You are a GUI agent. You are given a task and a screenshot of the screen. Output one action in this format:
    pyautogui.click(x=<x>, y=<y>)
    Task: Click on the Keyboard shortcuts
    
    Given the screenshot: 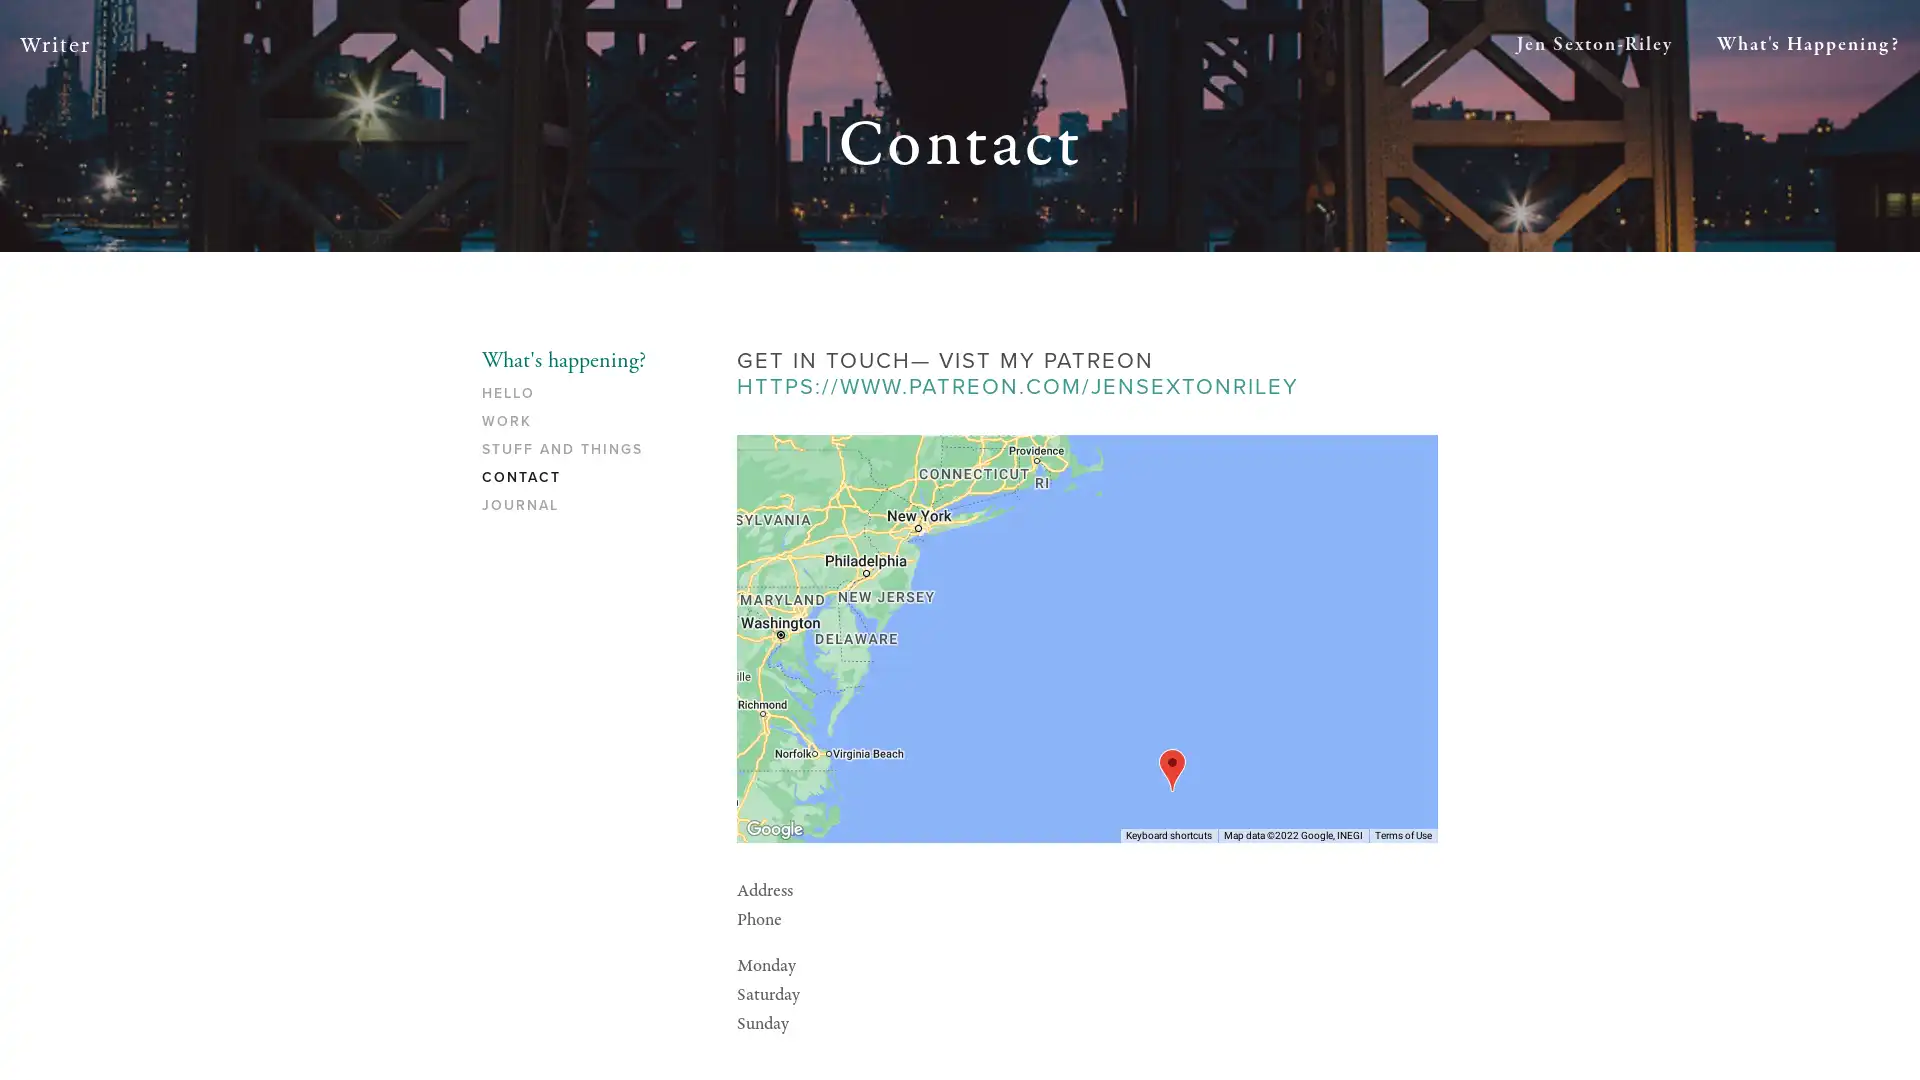 What is the action you would take?
    pyautogui.click(x=1169, y=834)
    